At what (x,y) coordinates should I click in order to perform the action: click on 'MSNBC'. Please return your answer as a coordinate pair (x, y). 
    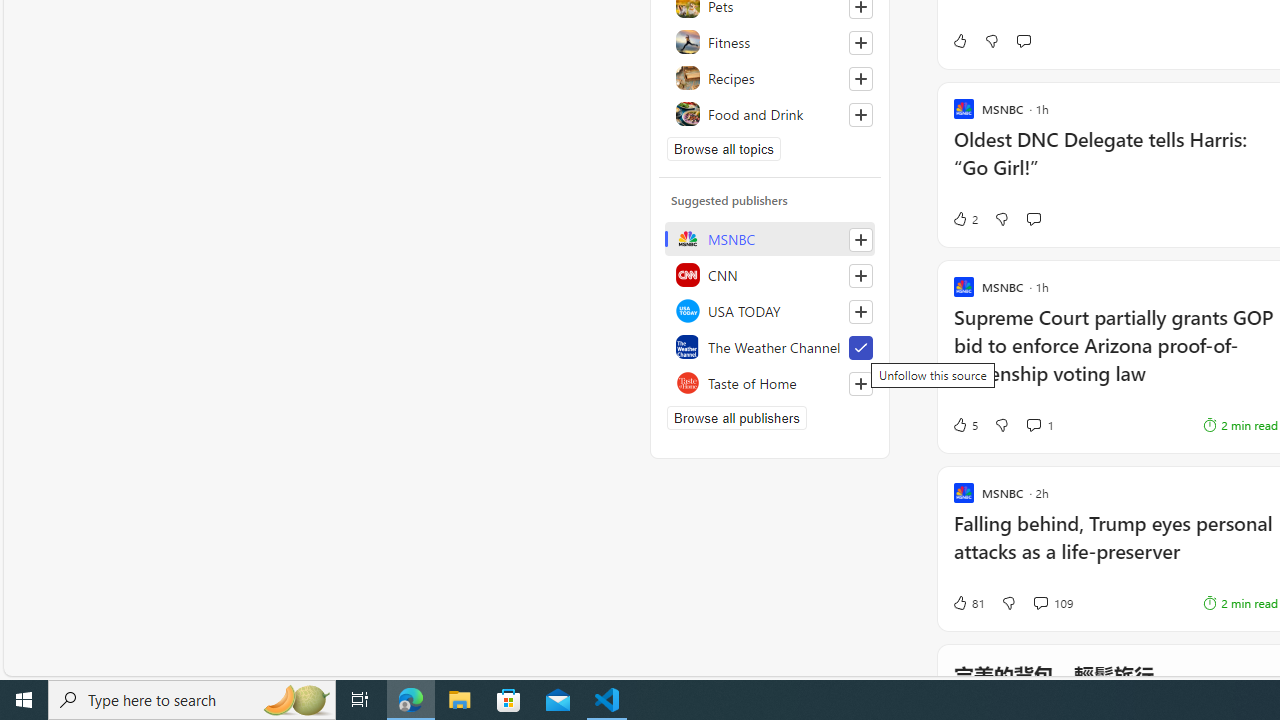
    Looking at the image, I should click on (769, 238).